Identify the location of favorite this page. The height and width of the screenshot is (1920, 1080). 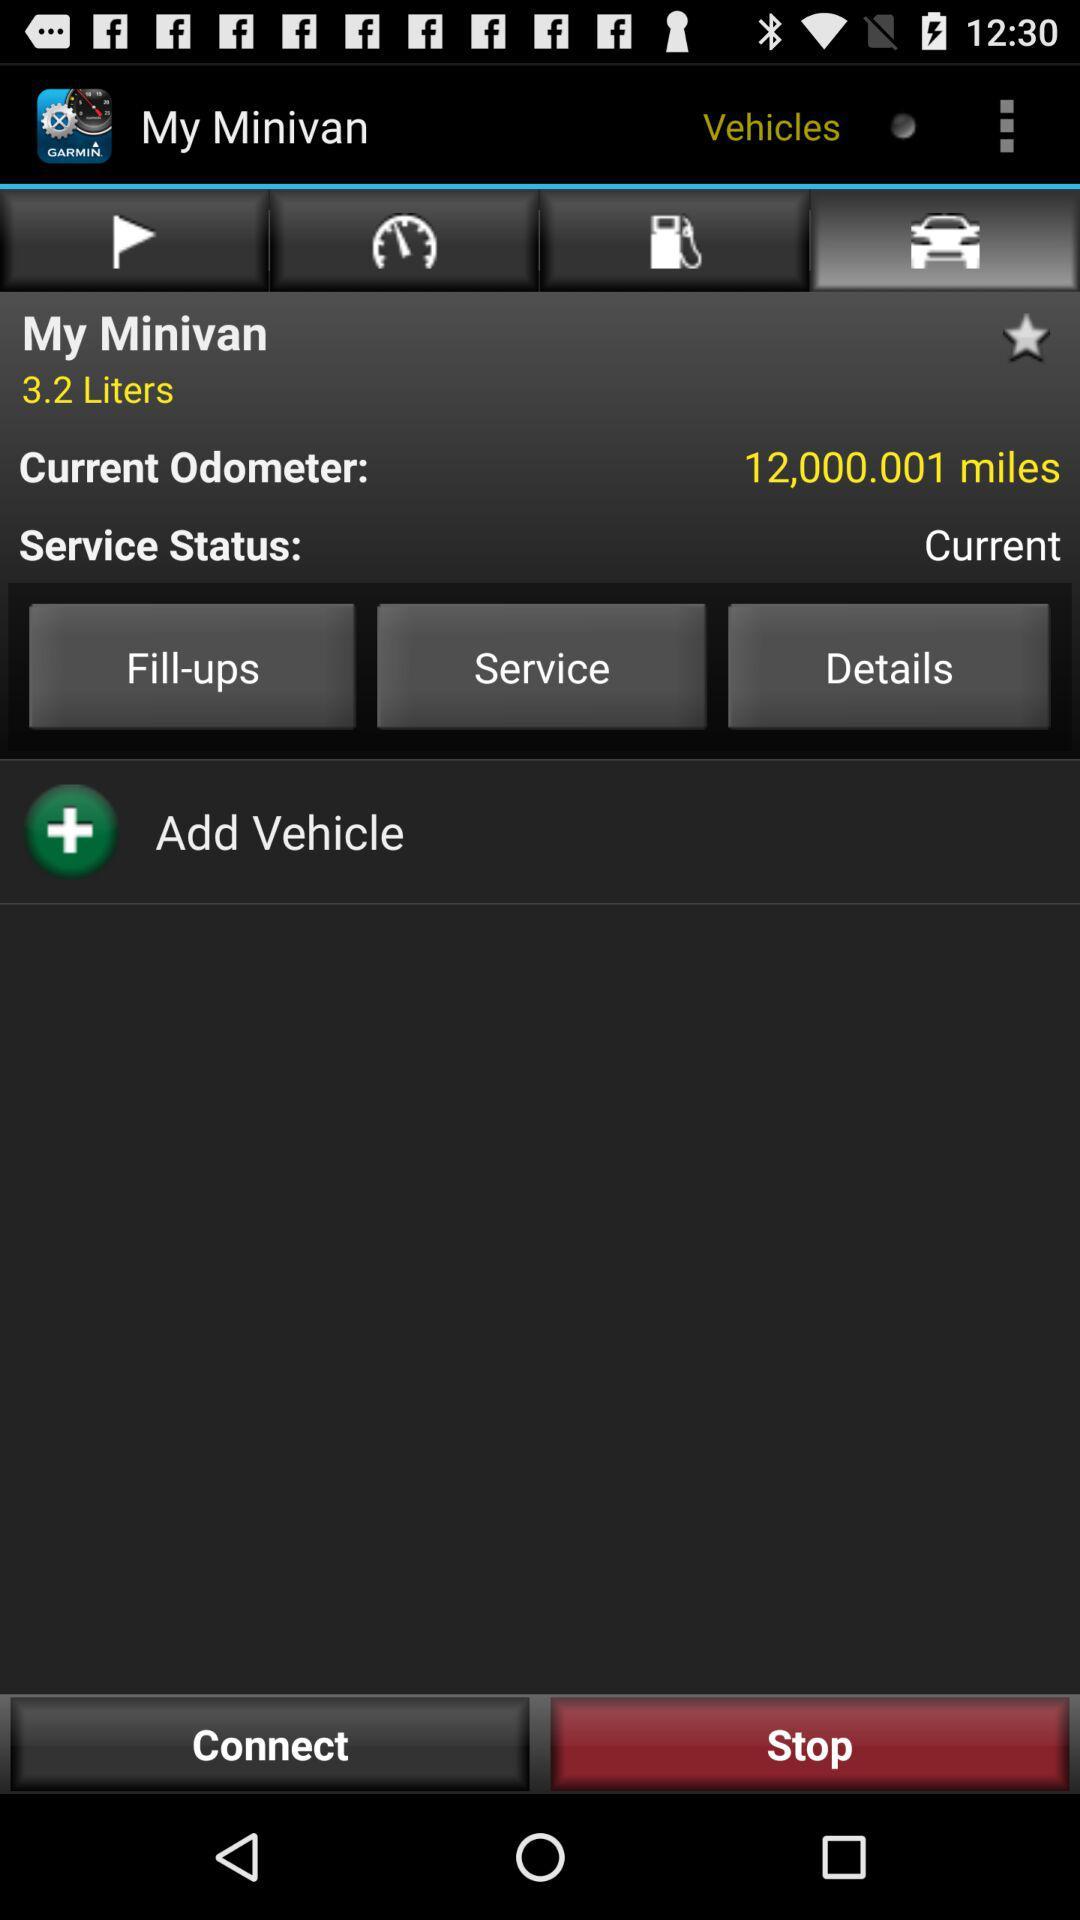
(1033, 338).